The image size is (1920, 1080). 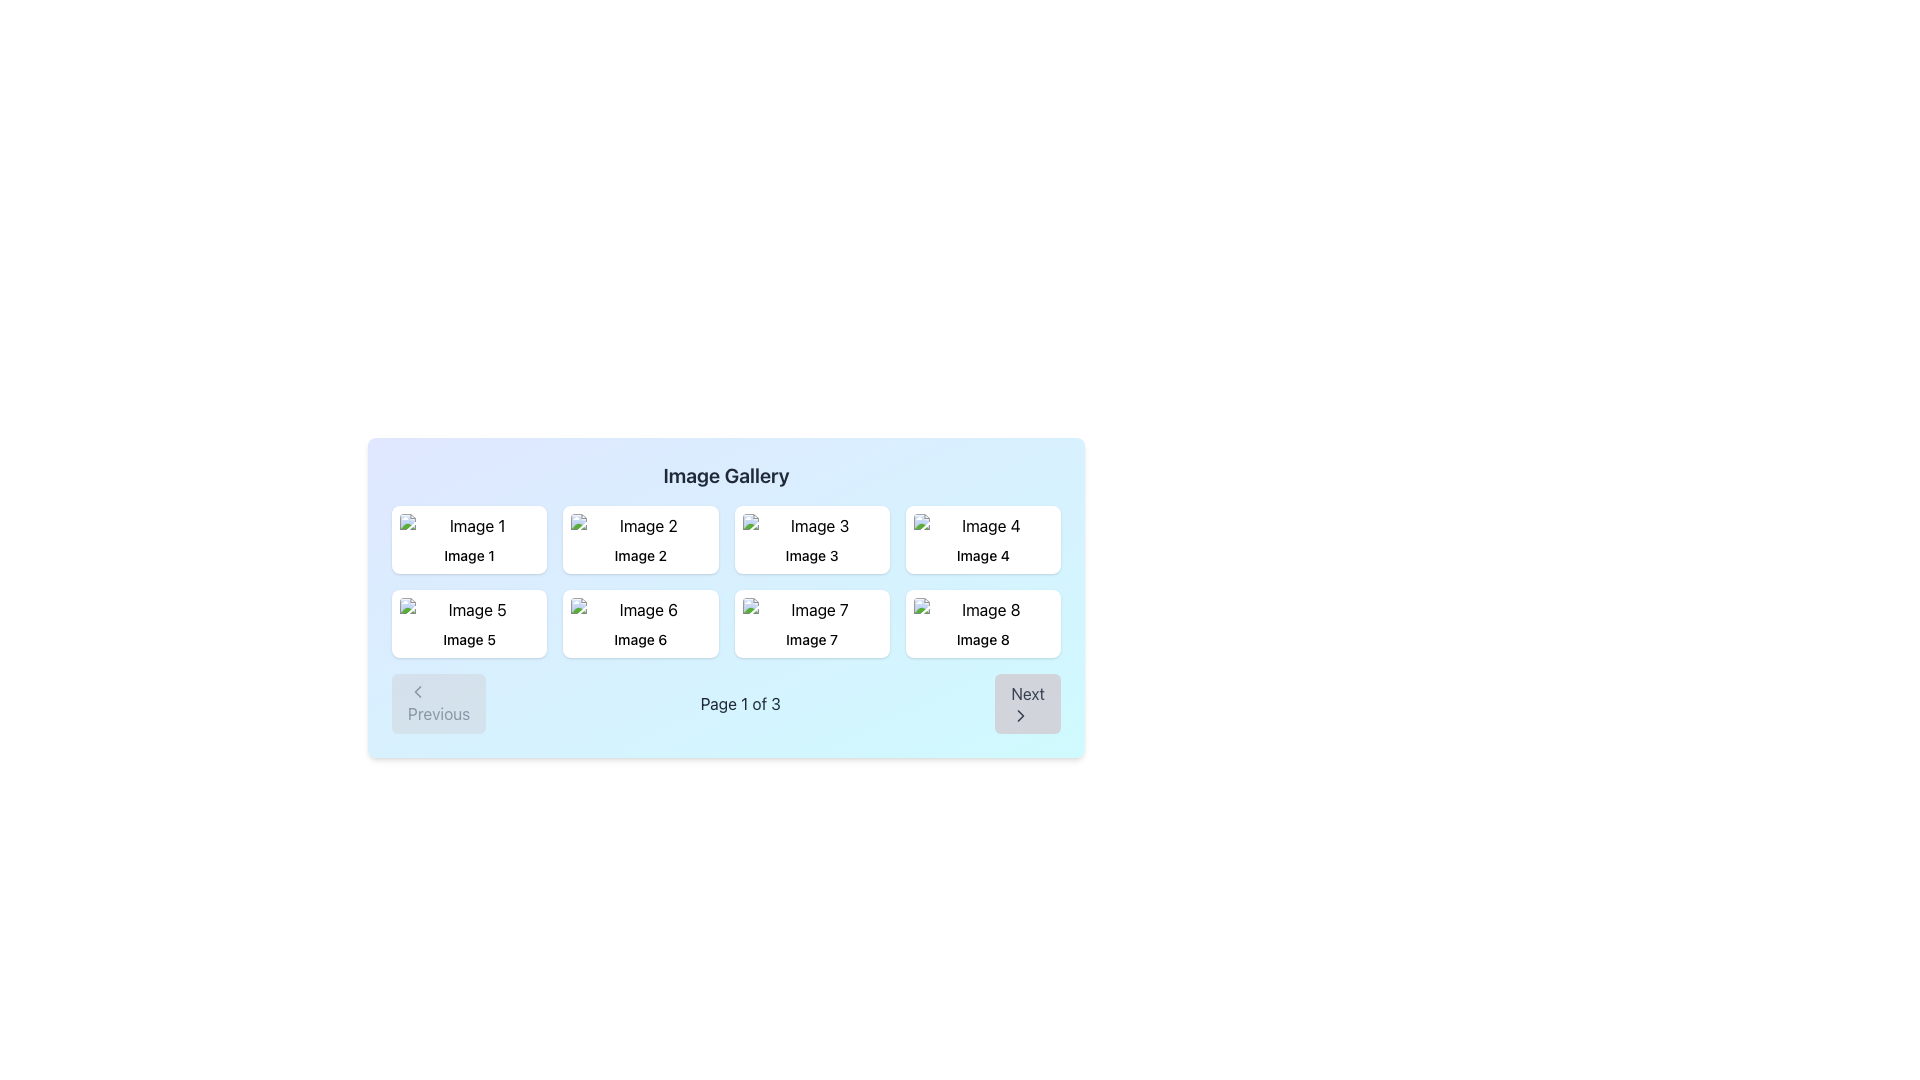 What do you see at coordinates (468, 608) in the screenshot?
I see `the image placeholder for 'Image 5' located` at bounding box center [468, 608].